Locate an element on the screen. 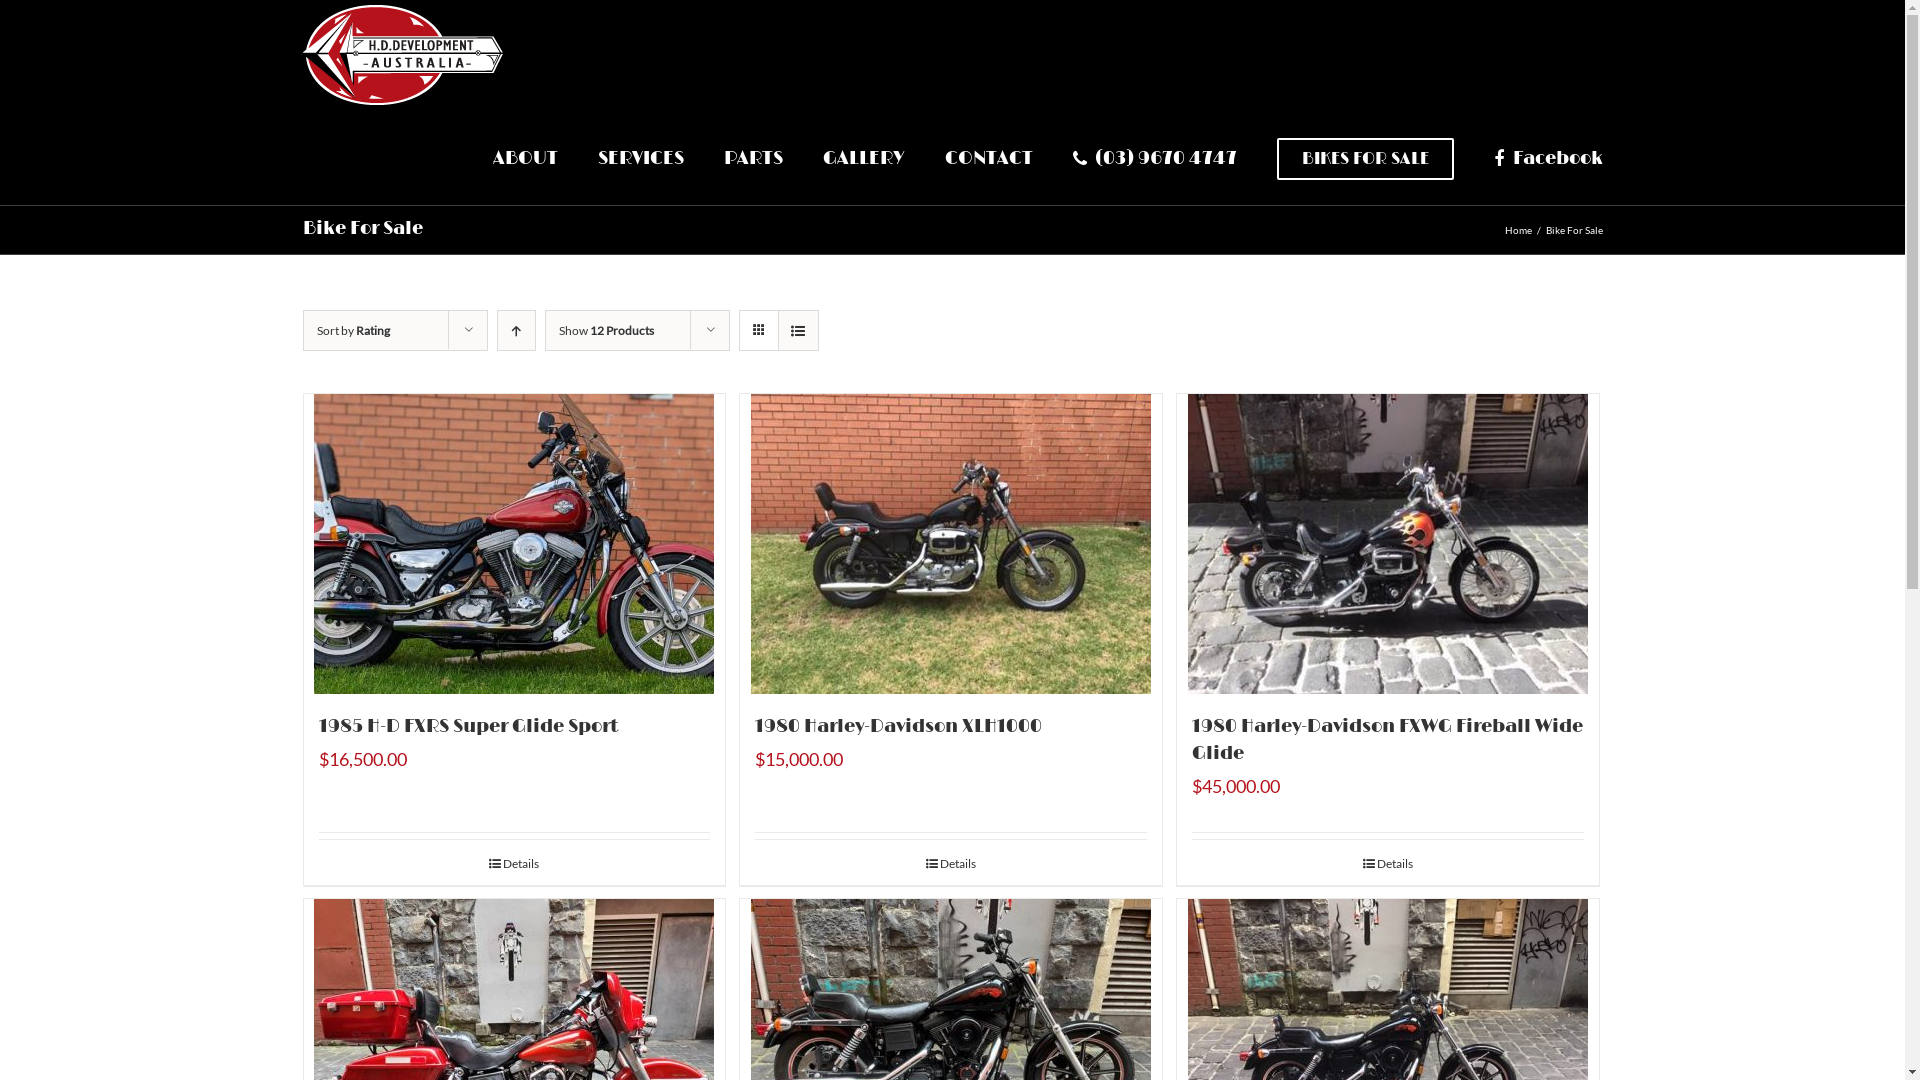 The height and width of the screenshot is (1080, 1920). 'Show 12 Products' is located at coordinates (604, 329).